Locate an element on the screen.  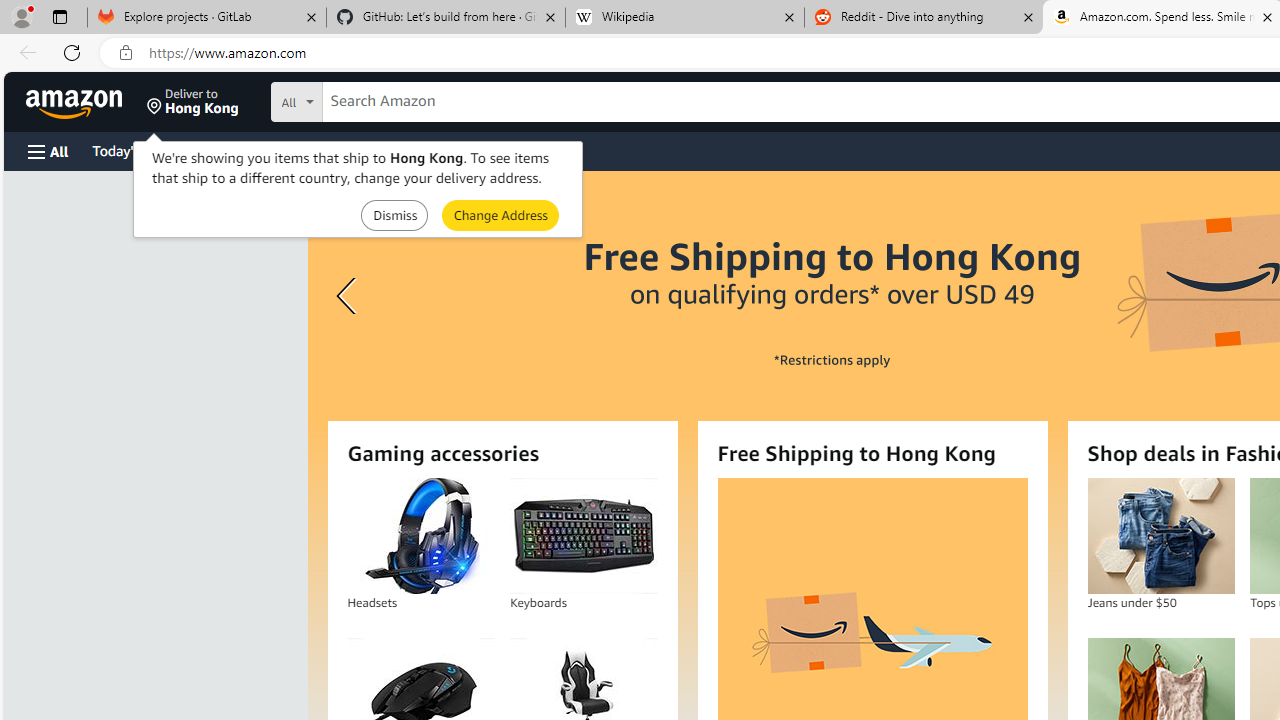
'Jeans under $50' is located at coordinates (1160, 535).